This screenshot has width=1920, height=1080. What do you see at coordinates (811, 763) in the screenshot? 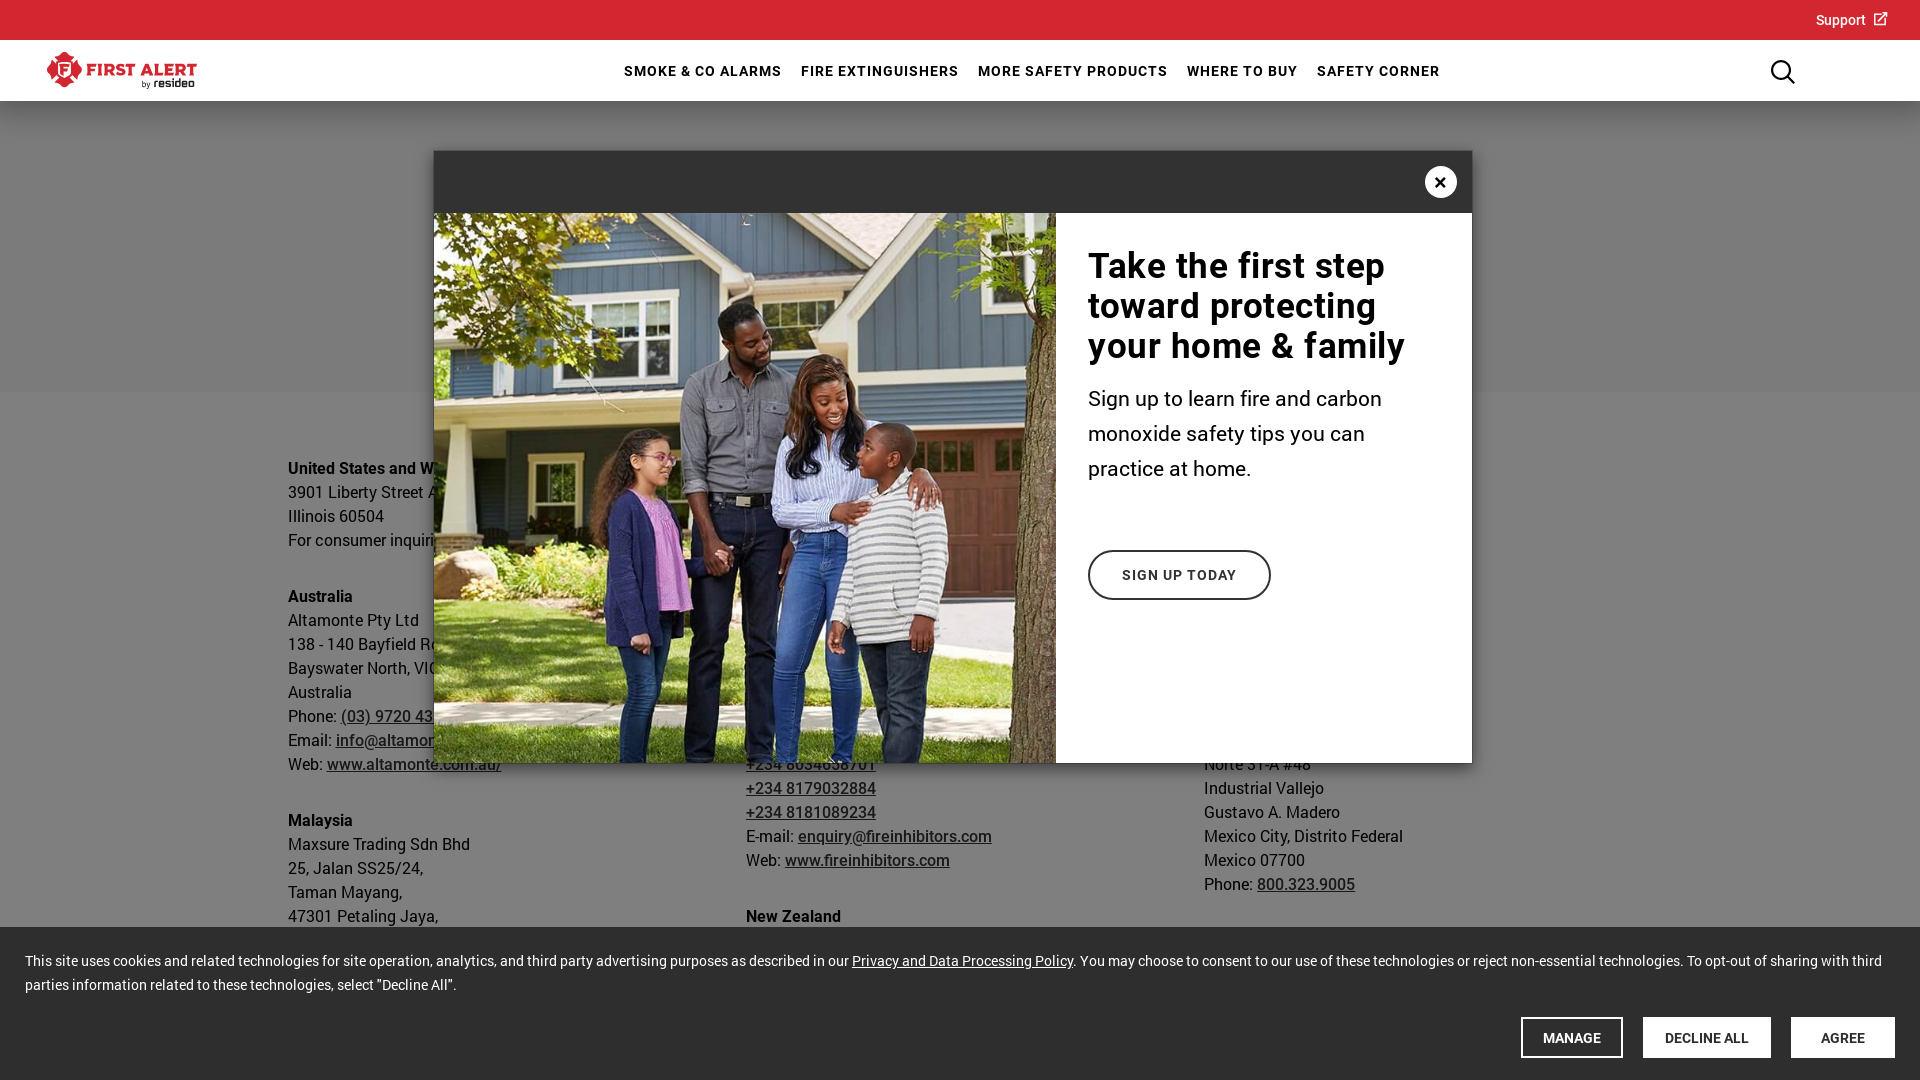
I see `'+234 8034658701'` at bounding box center [811, 763].